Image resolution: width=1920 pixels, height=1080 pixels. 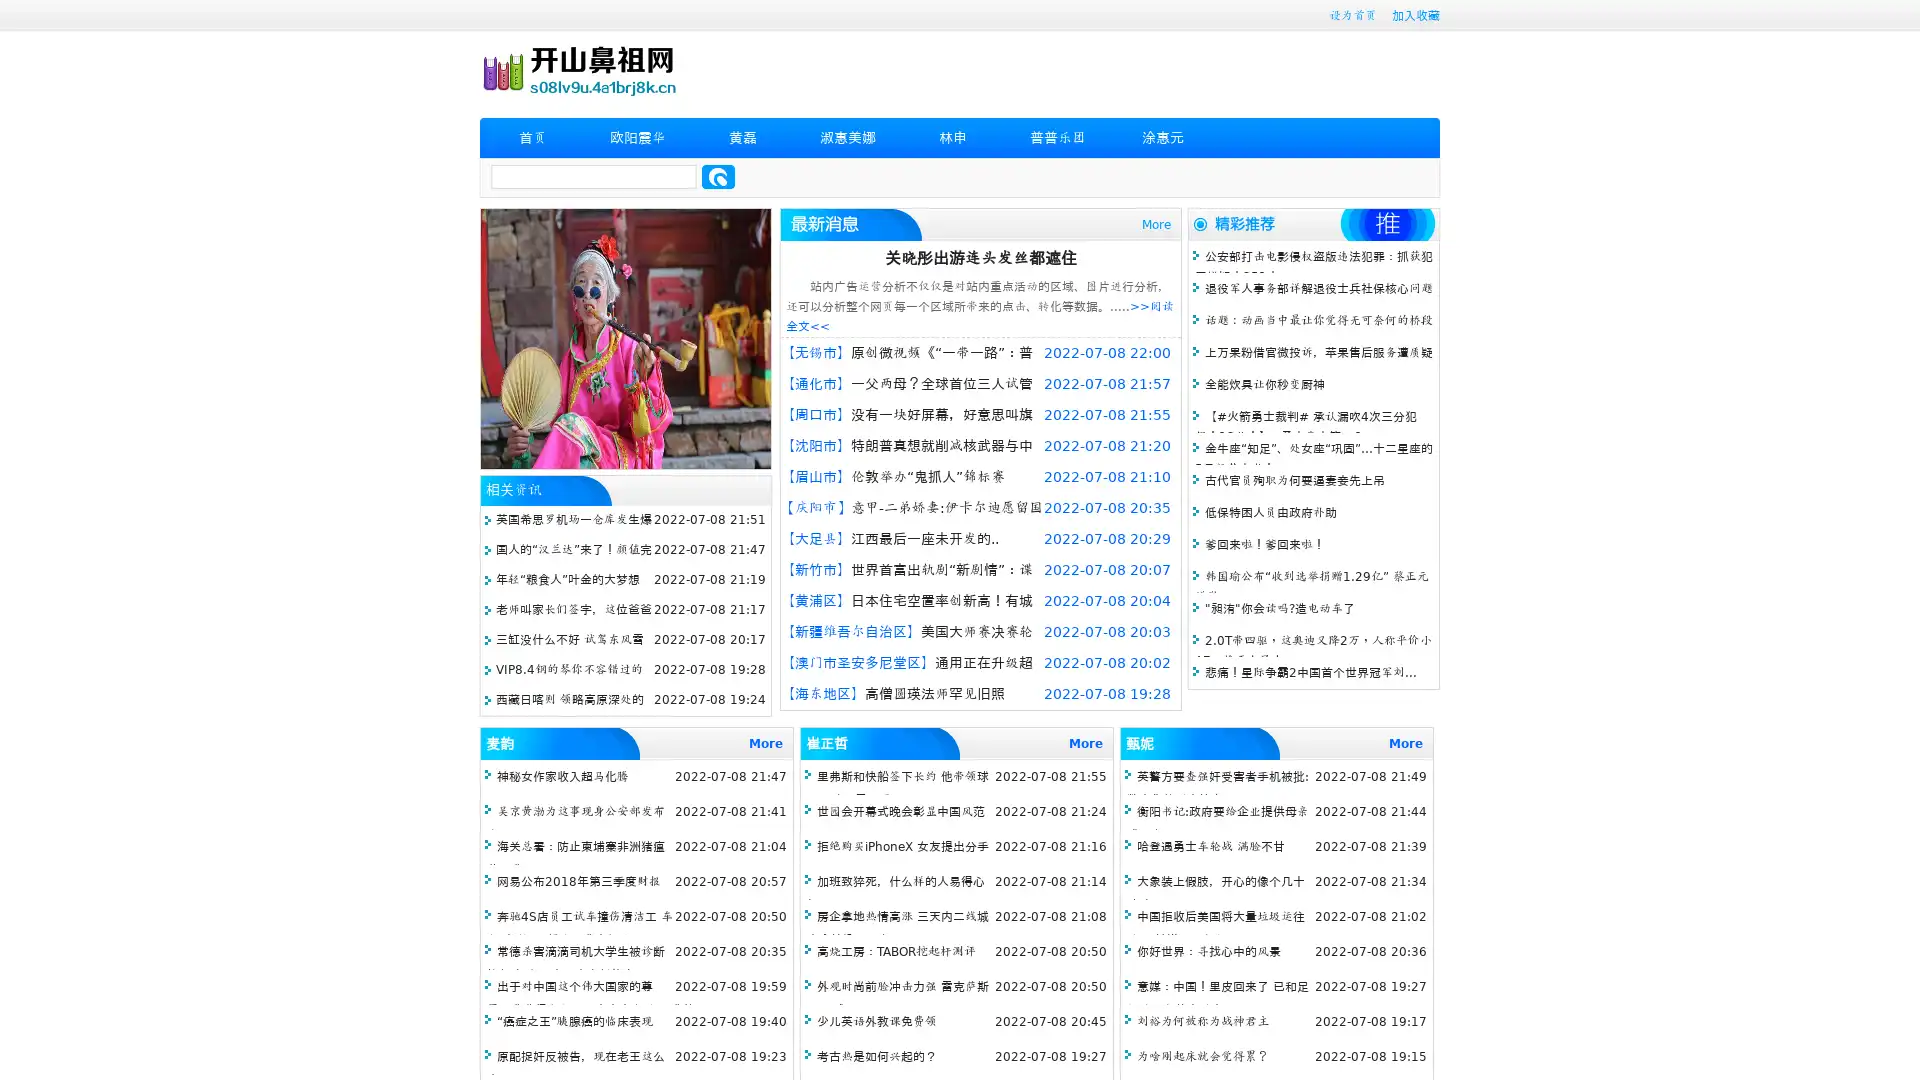 What do you see at coordinates (718, 176) in the screenshot?
I see `Search` at bounding box center [718, 176].